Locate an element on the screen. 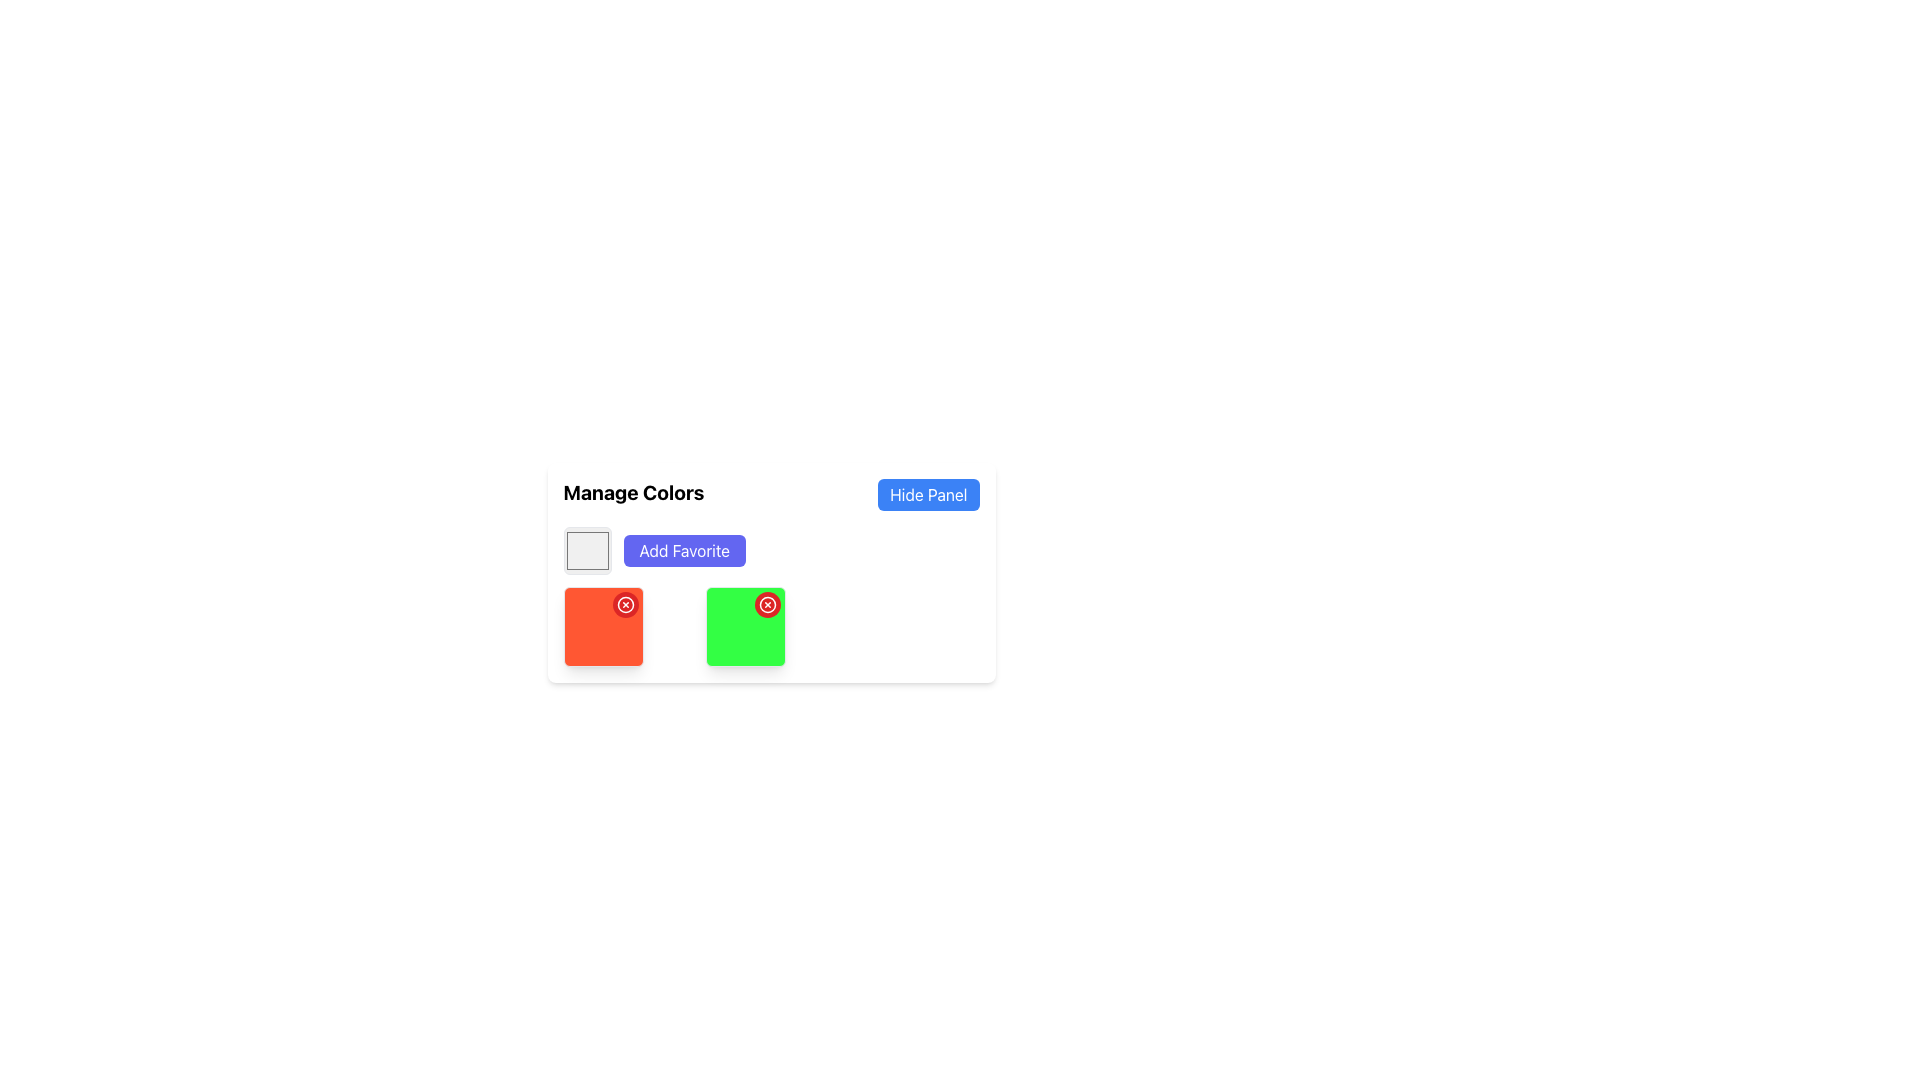 The image size is (1920, 1080). the favorite button located to the right of the square color selector in the 'Manage Colors' panel is located at coordinates (684, 551).